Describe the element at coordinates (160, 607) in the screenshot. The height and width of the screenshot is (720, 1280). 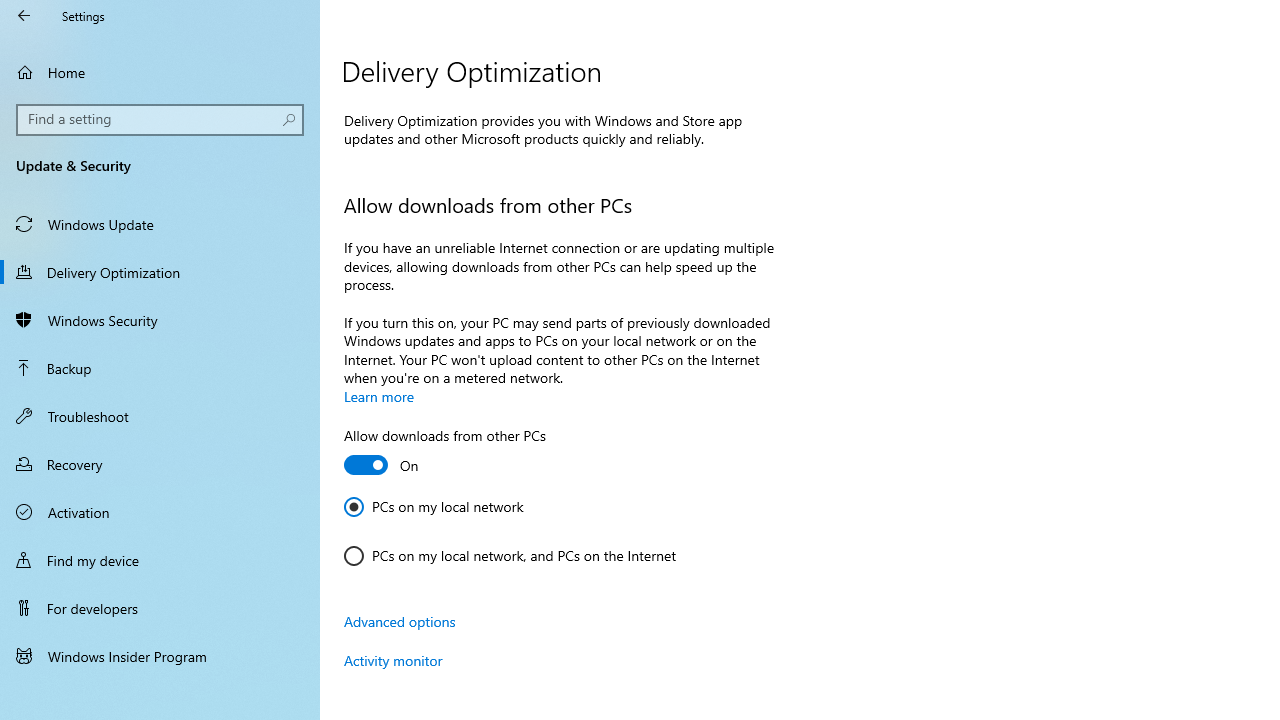
I see `'For developers'` at that location.